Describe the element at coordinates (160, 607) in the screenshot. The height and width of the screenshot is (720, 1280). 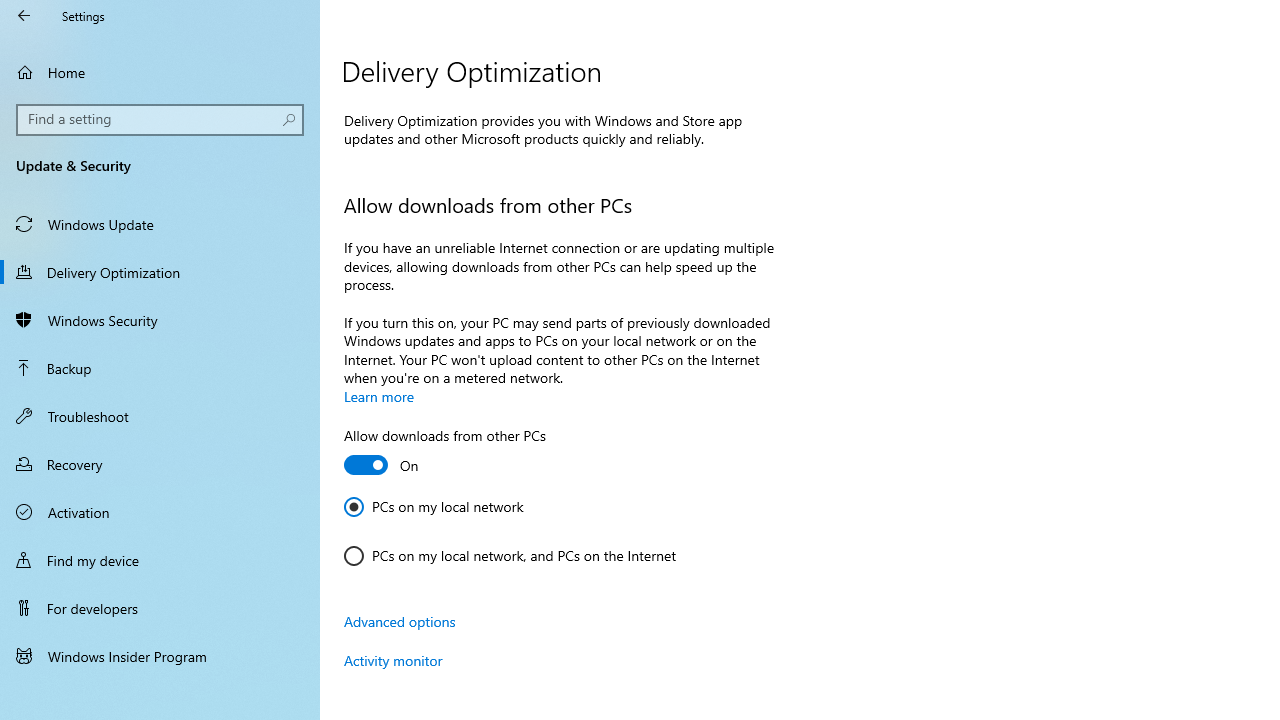
I see `'For developers'` at that location.